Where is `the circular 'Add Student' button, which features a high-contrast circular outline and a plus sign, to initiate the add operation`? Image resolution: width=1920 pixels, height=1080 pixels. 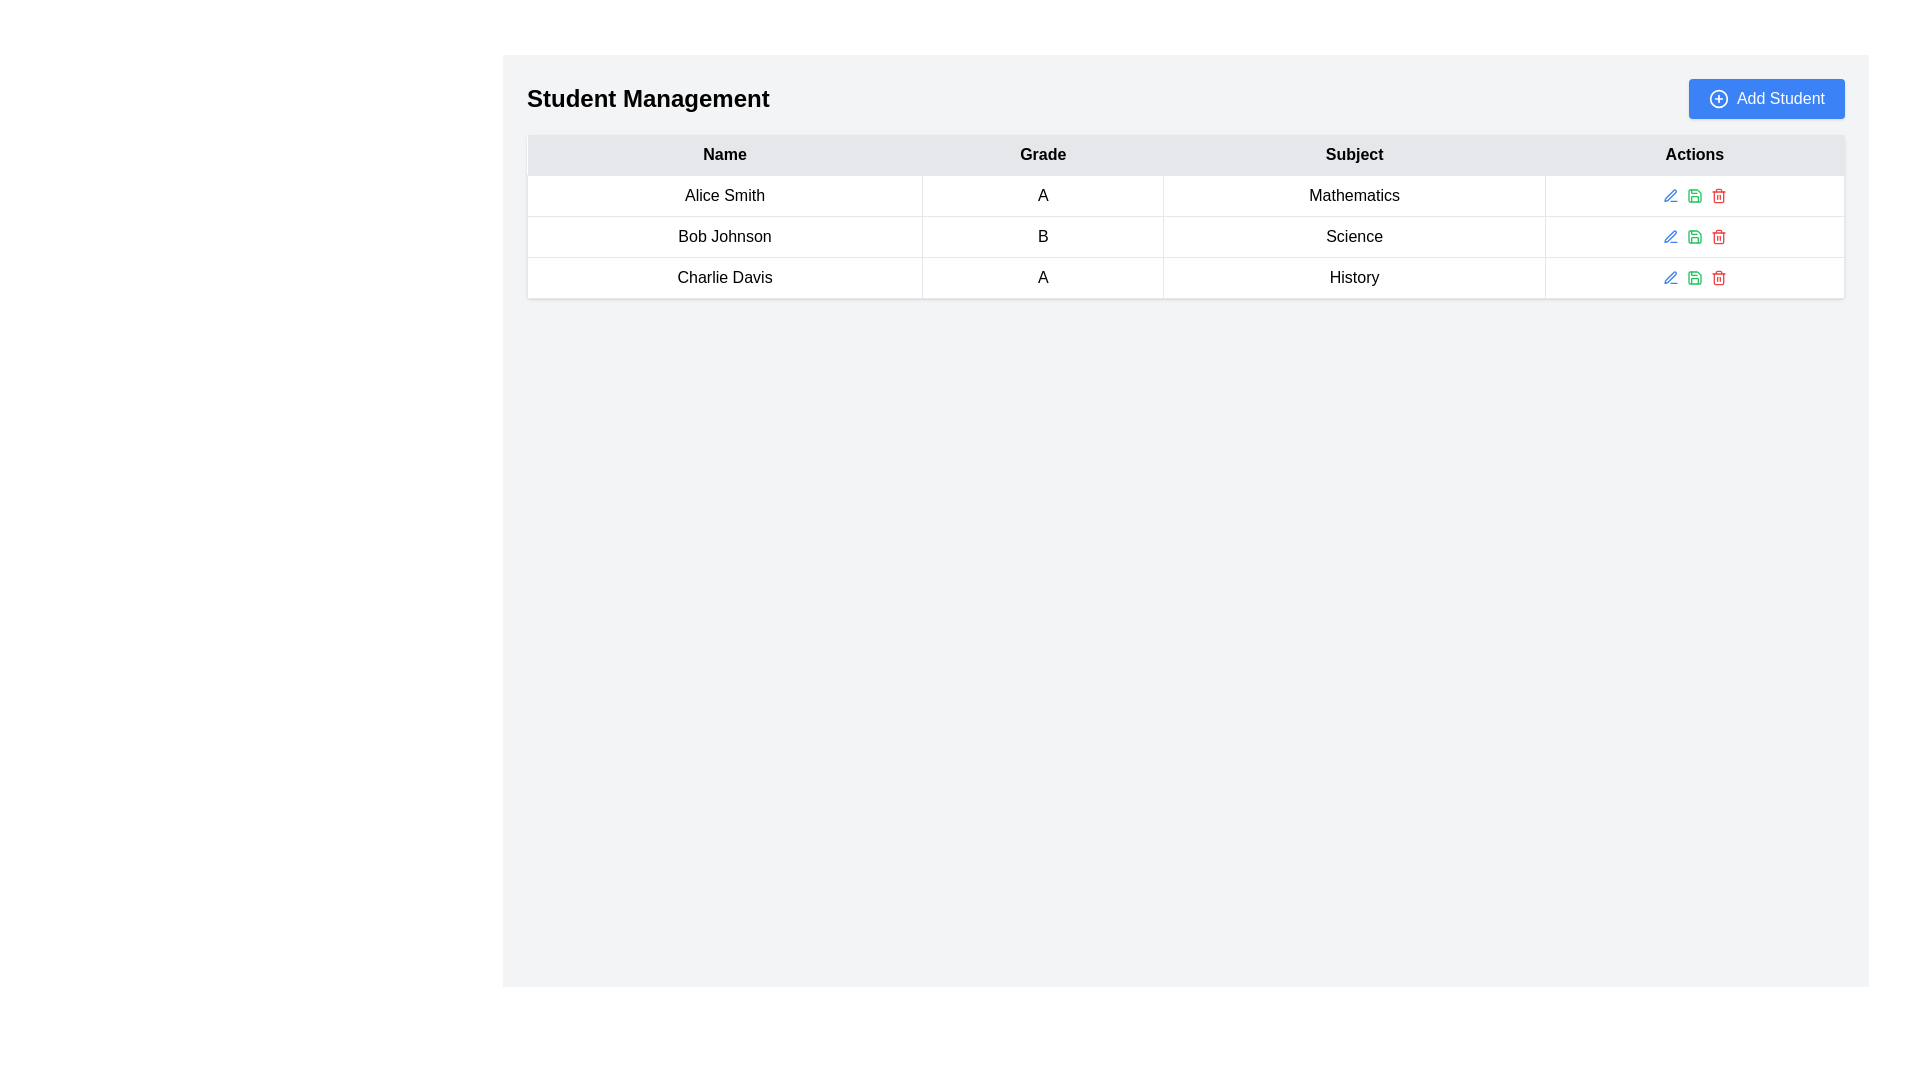
the circular 'Add Student' button, which features a high-contrast circular outline and a plus sign, to initiate the add operation is located at coordinates (1717, 99).